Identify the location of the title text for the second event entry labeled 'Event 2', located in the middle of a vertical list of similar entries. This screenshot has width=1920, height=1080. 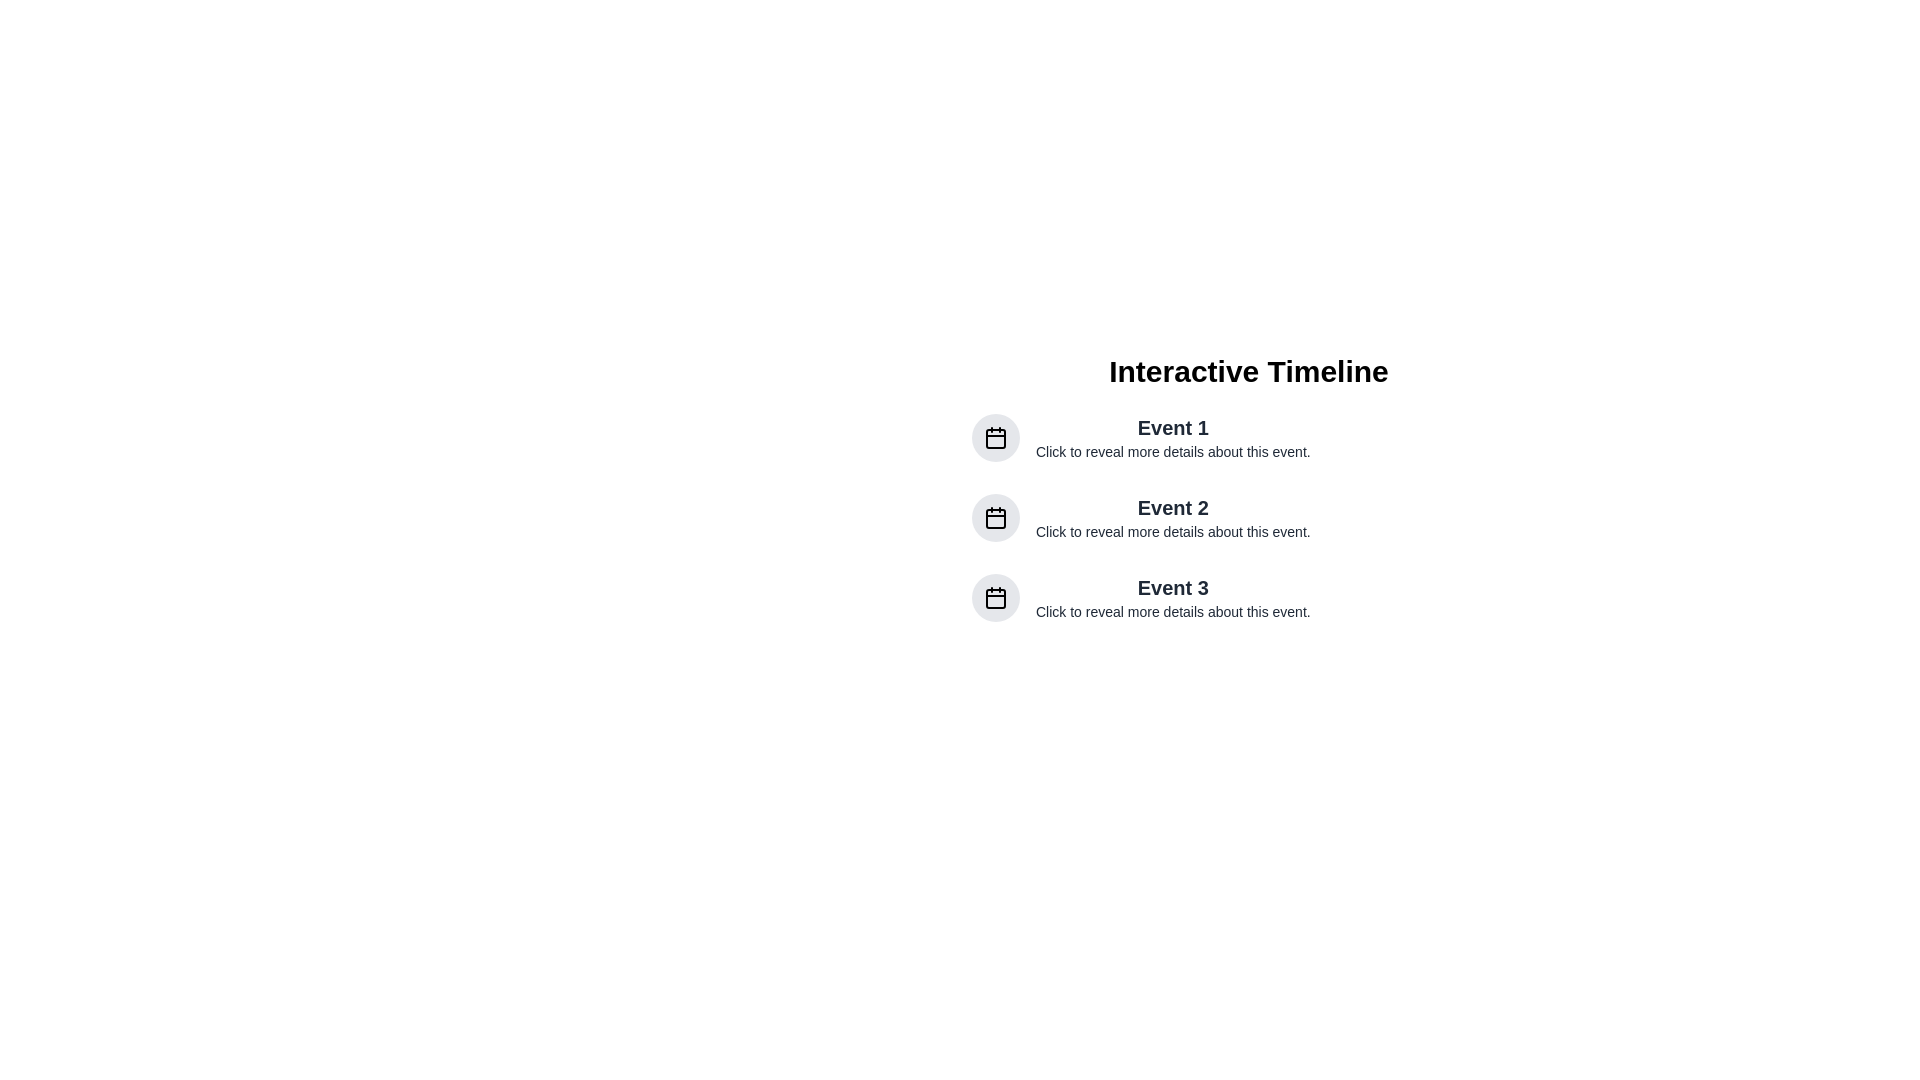
(1173, 507).